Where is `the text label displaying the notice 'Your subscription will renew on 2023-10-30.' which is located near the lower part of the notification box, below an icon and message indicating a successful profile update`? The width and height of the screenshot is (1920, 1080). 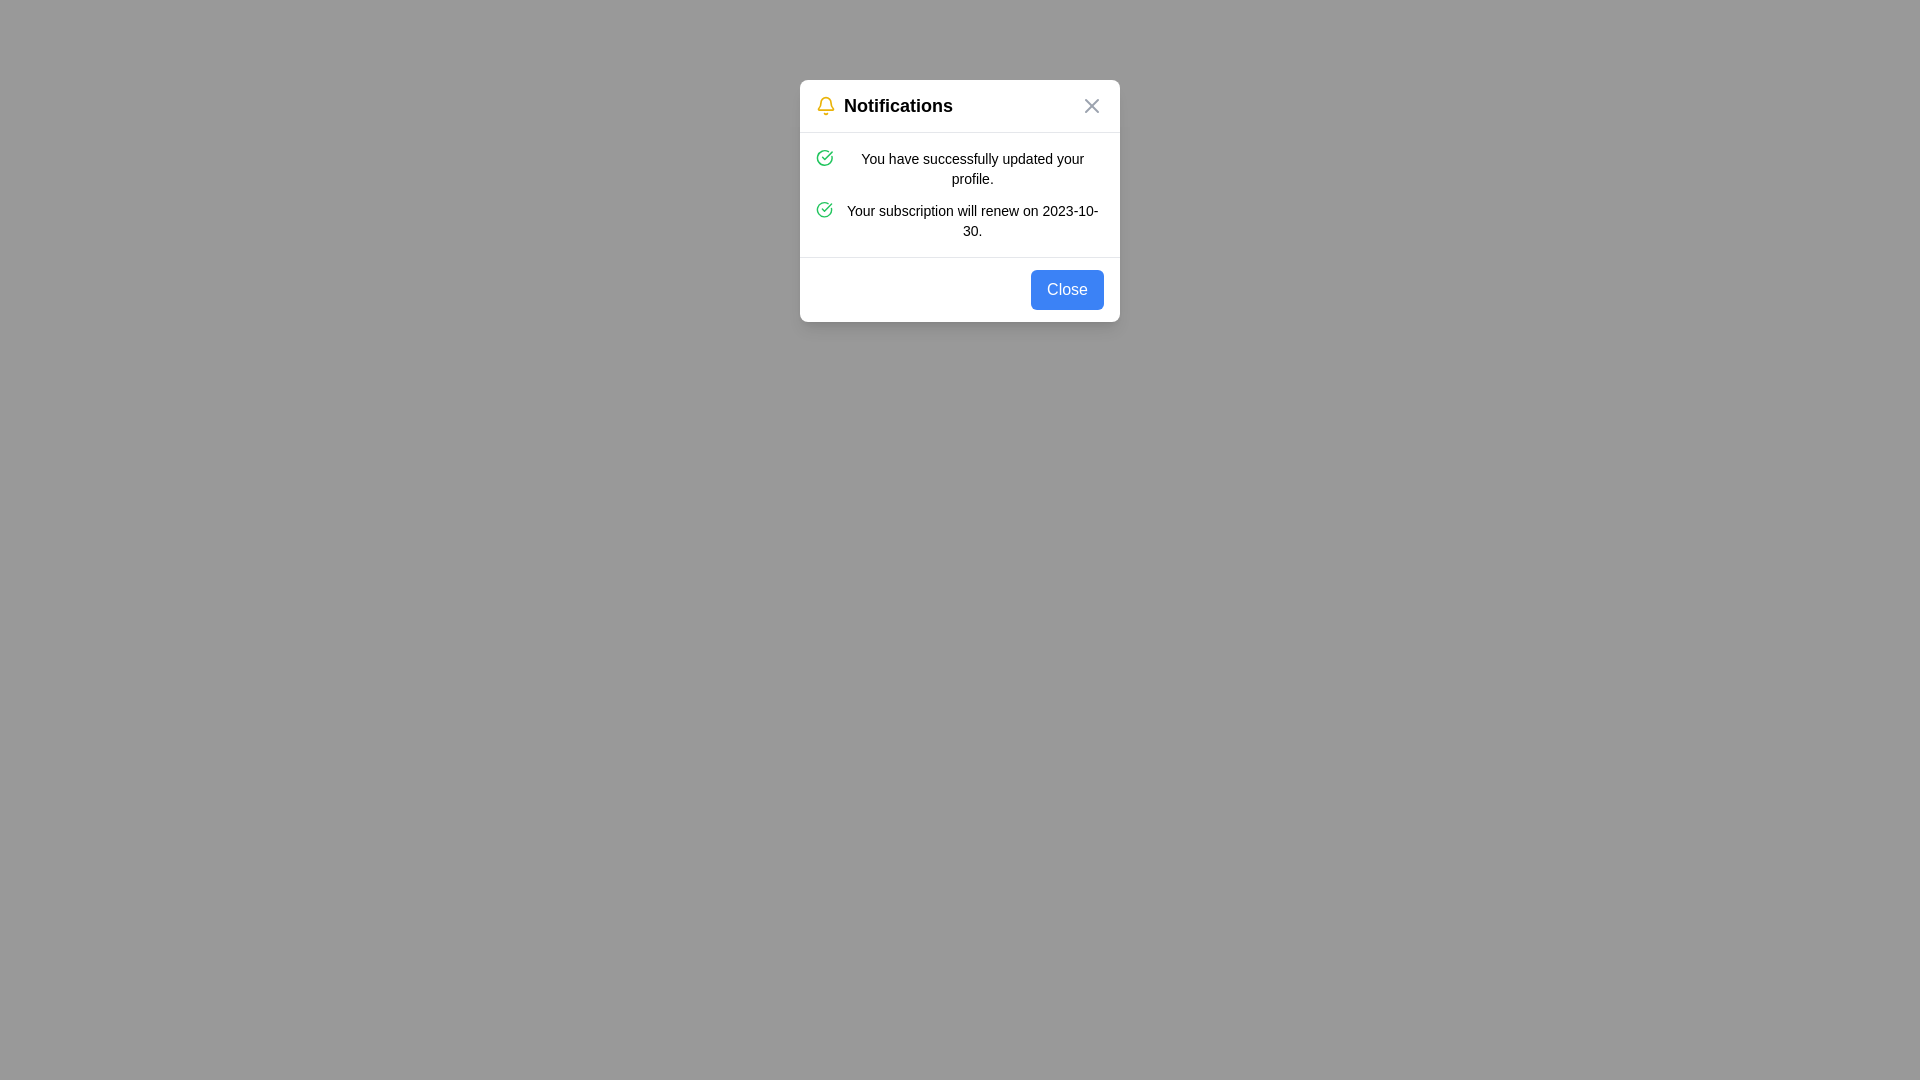
the text label displaying the notice 'Your subscription will renew on 2023-10-30.' which is located near the lower part of the notification box, below an icon and message indicating a successful profile update is located at coordinates (972, 220).